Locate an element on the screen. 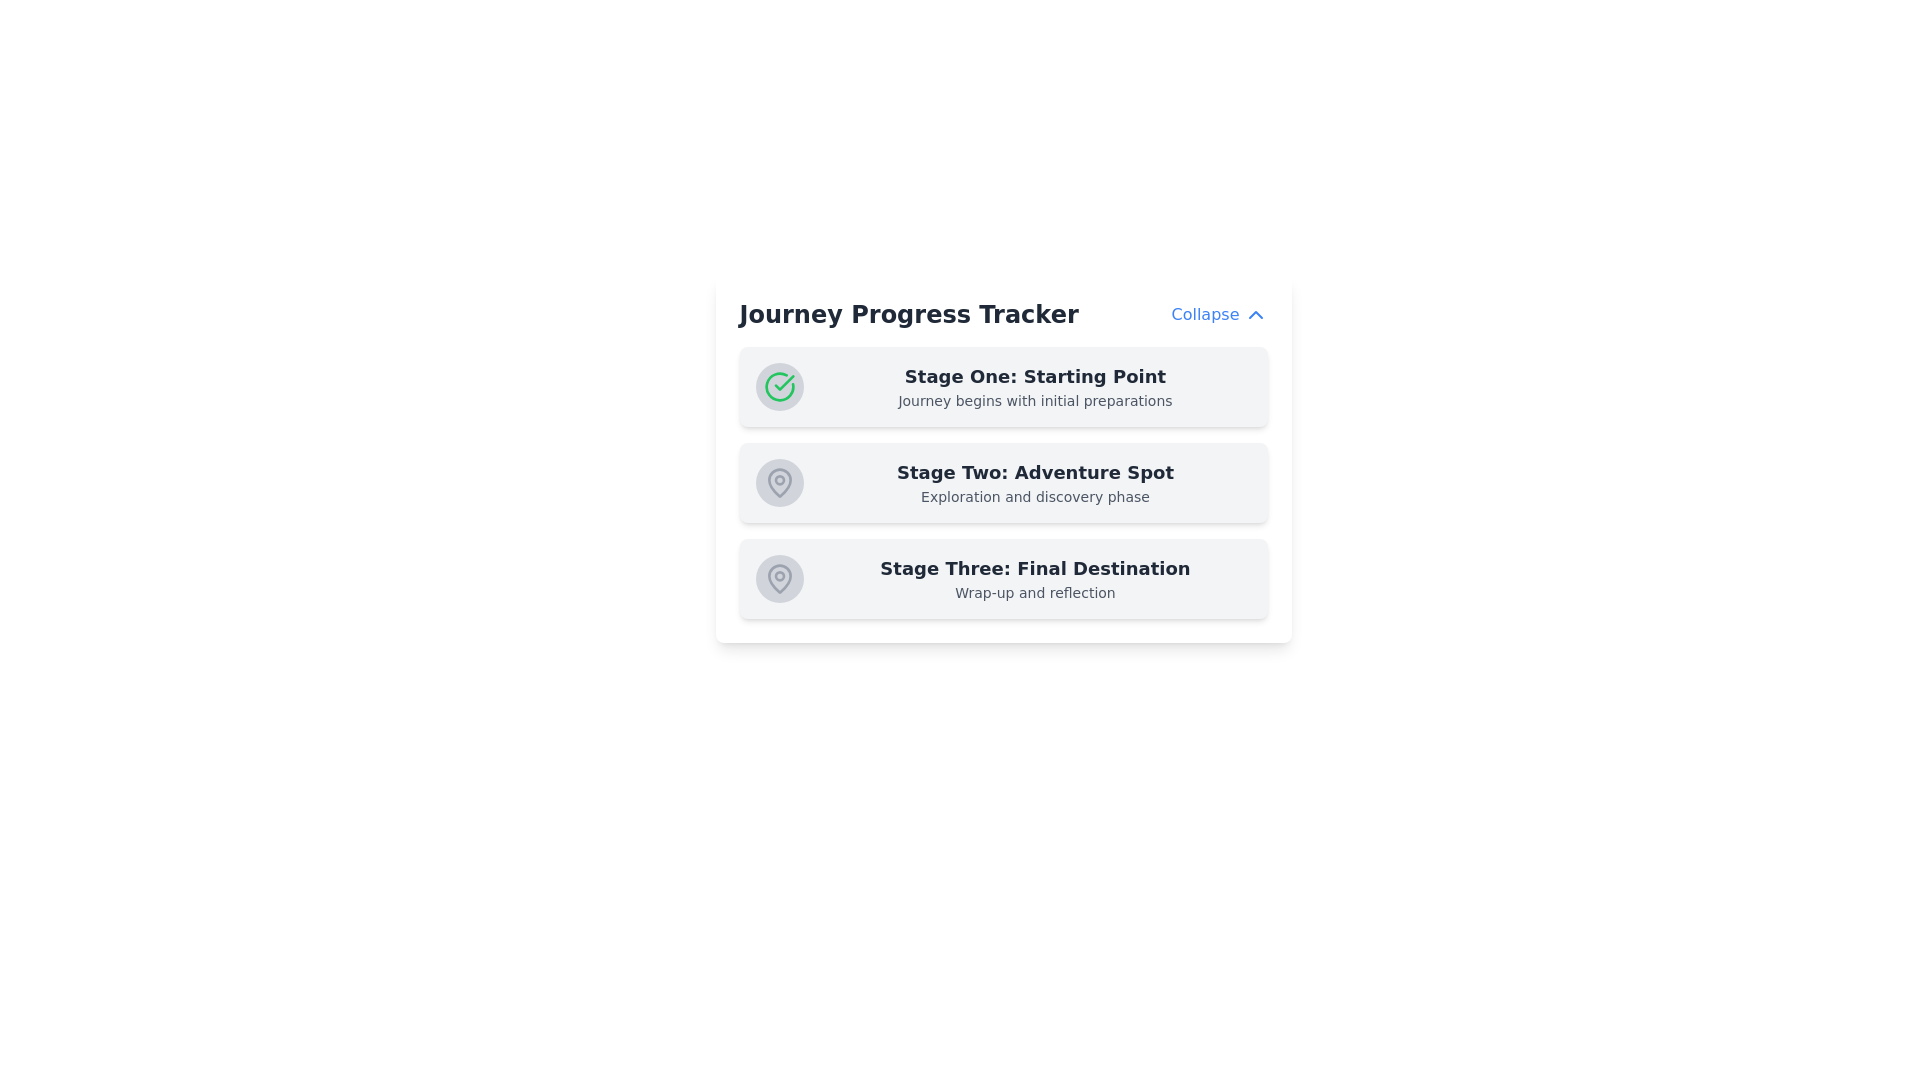 Image resolution: width=1920 pixels, height=1080 pixels. text content of the second card titled 'Stage Two: Adventure Spot' in the 'Journey Progress Tracker' section, which contains a subtitle 'Exploration and discovery phase' is located at coordinates (1003, 482).